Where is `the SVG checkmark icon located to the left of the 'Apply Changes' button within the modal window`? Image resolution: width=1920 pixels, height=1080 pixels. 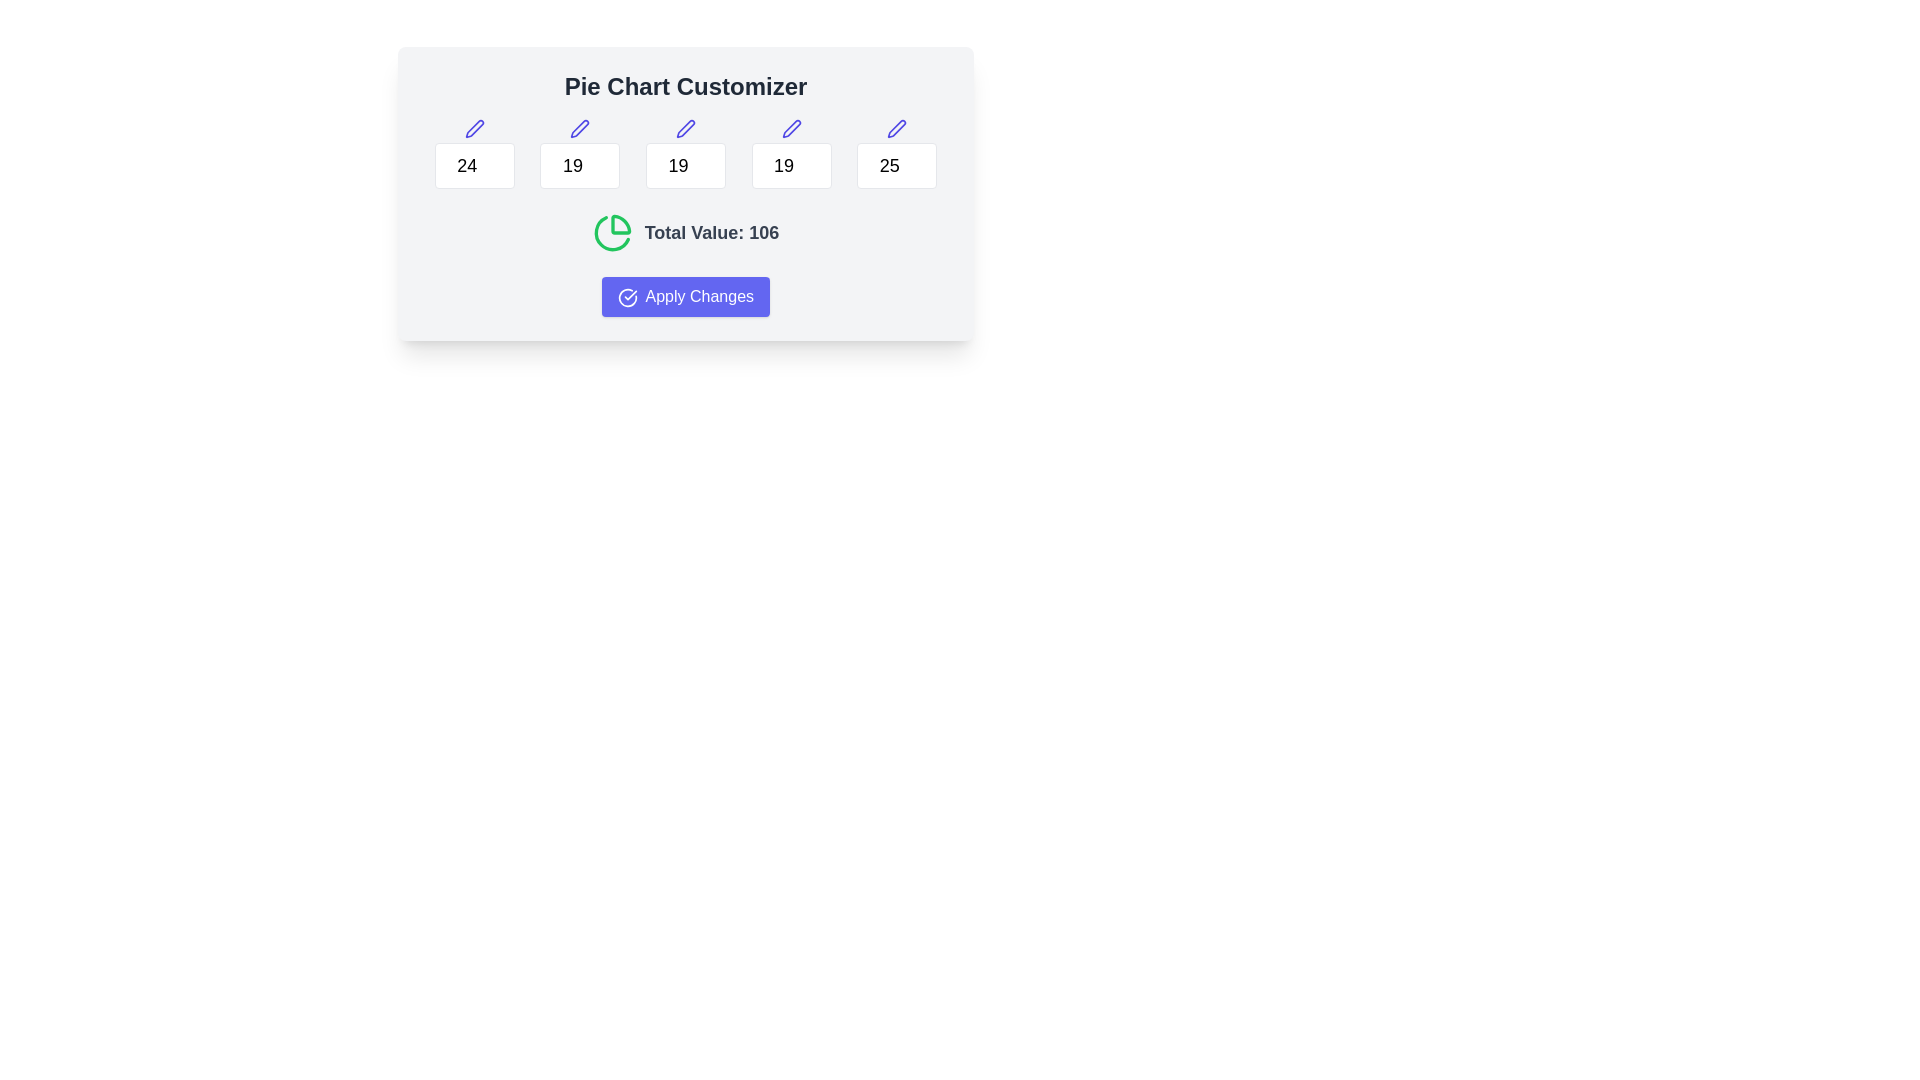
the SVG checkmark icon located to the left of the 'Apply Changes' button within the modal window is located at coordinates (627, 297).